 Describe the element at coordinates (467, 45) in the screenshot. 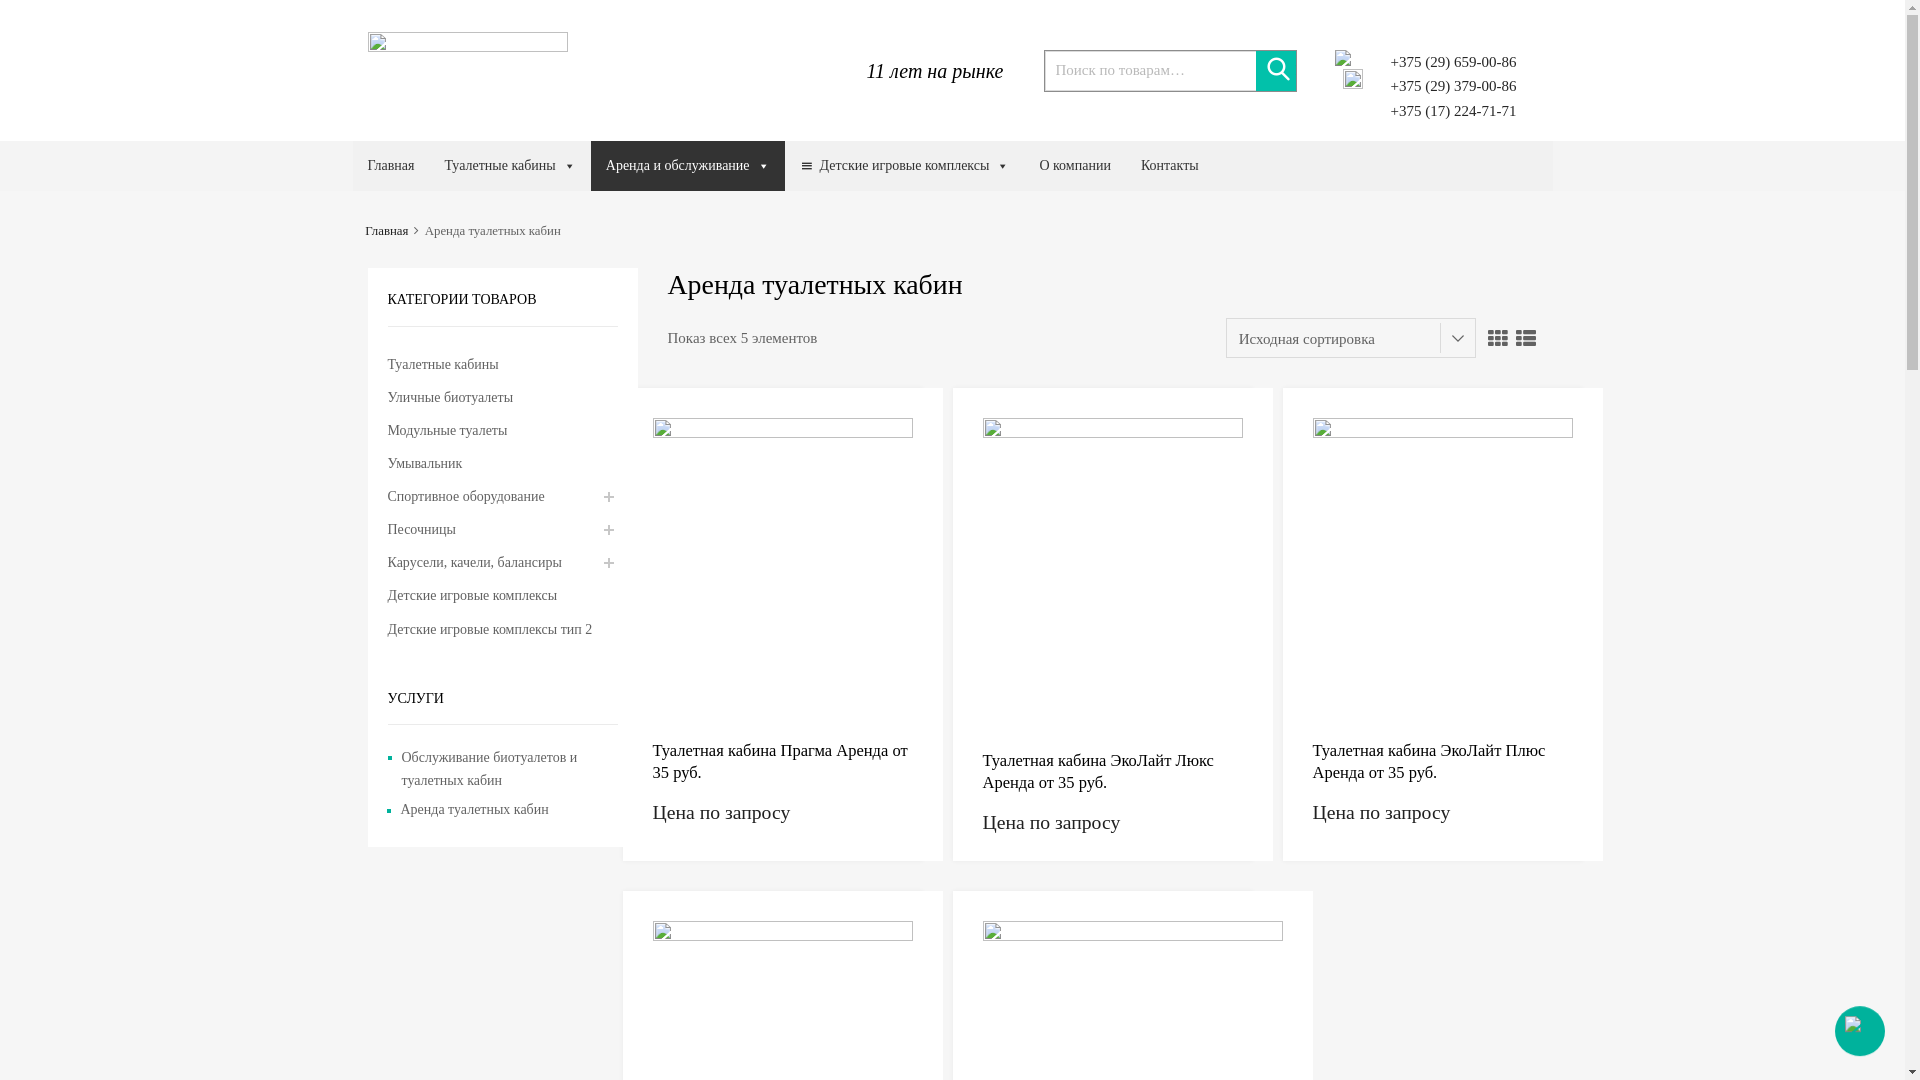

I see `'Ges'` at that location.